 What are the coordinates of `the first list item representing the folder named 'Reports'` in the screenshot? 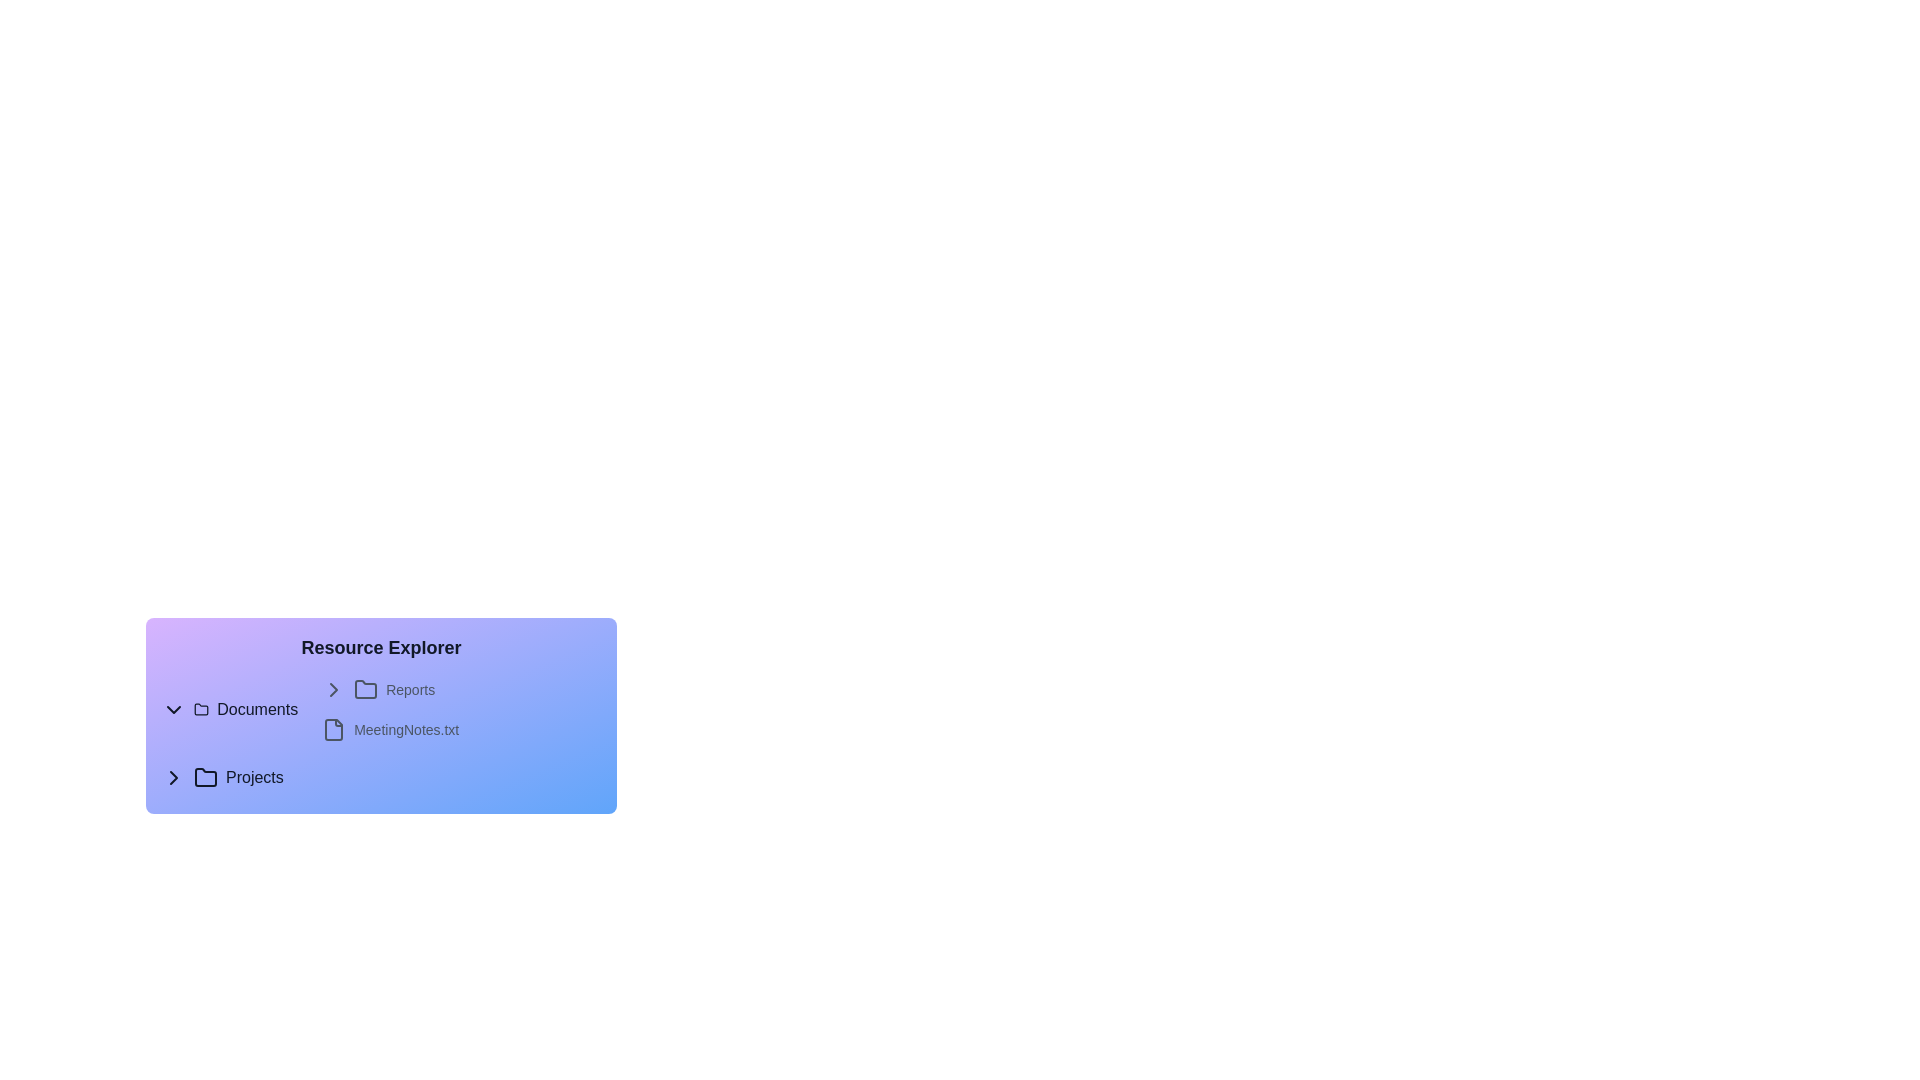 It's located at (460, 689).